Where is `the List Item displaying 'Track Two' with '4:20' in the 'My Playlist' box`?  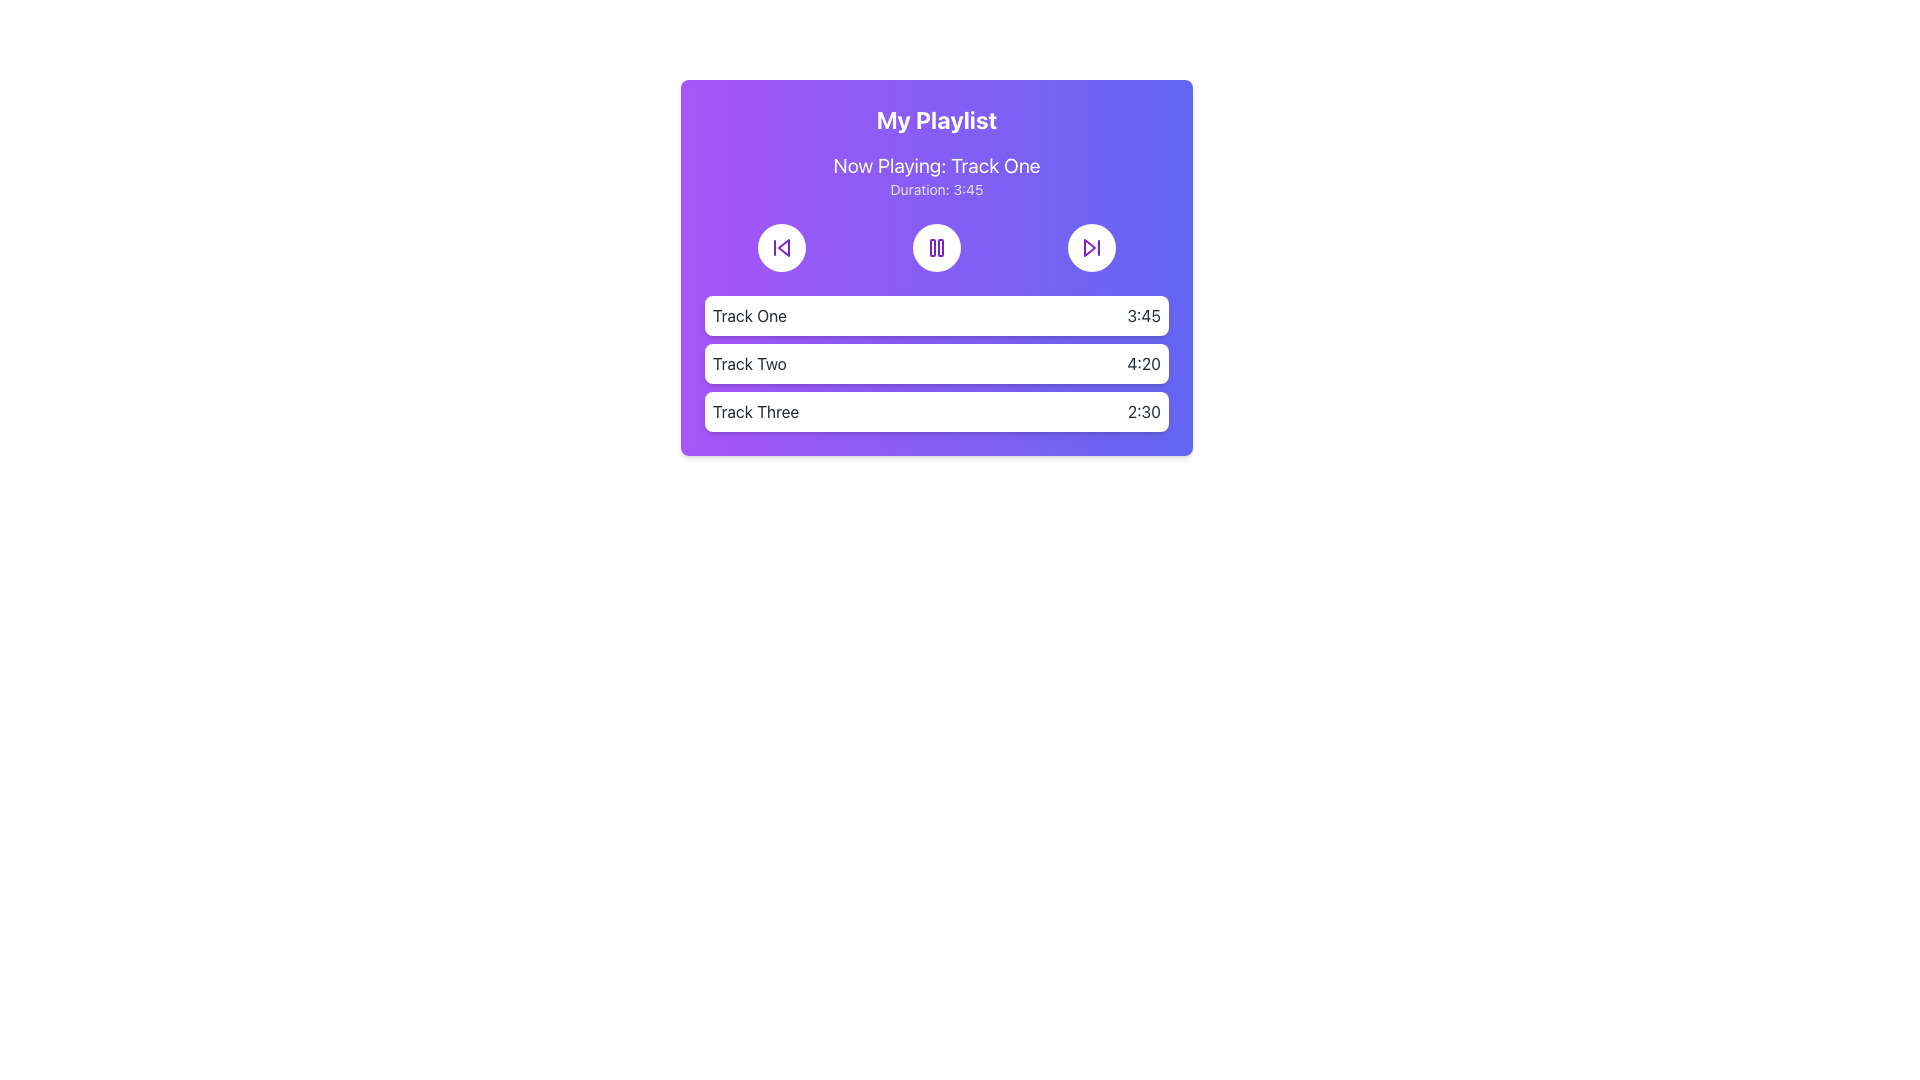
the List Item displaying 'Track Two' with '4:20' in the 'My Playlist' box is located at coordinates (935, 363).